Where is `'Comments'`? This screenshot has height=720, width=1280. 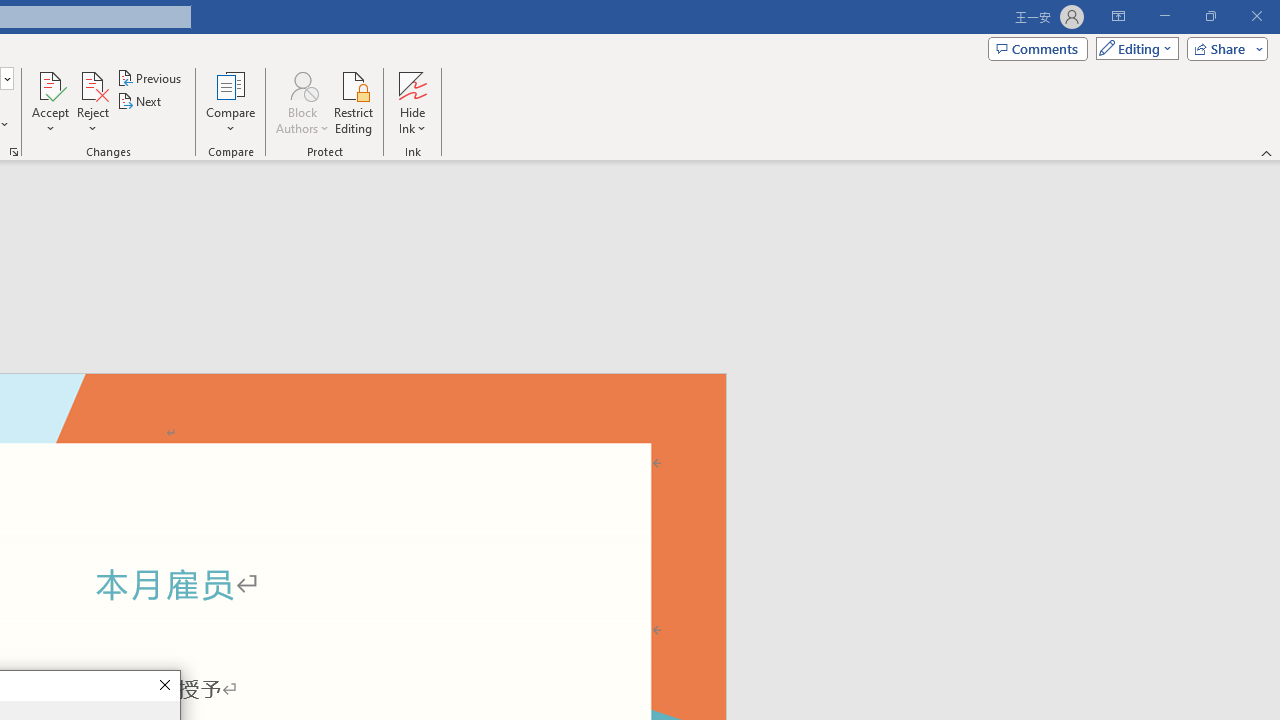
'Comments' is located at coordinates (1038, 47).